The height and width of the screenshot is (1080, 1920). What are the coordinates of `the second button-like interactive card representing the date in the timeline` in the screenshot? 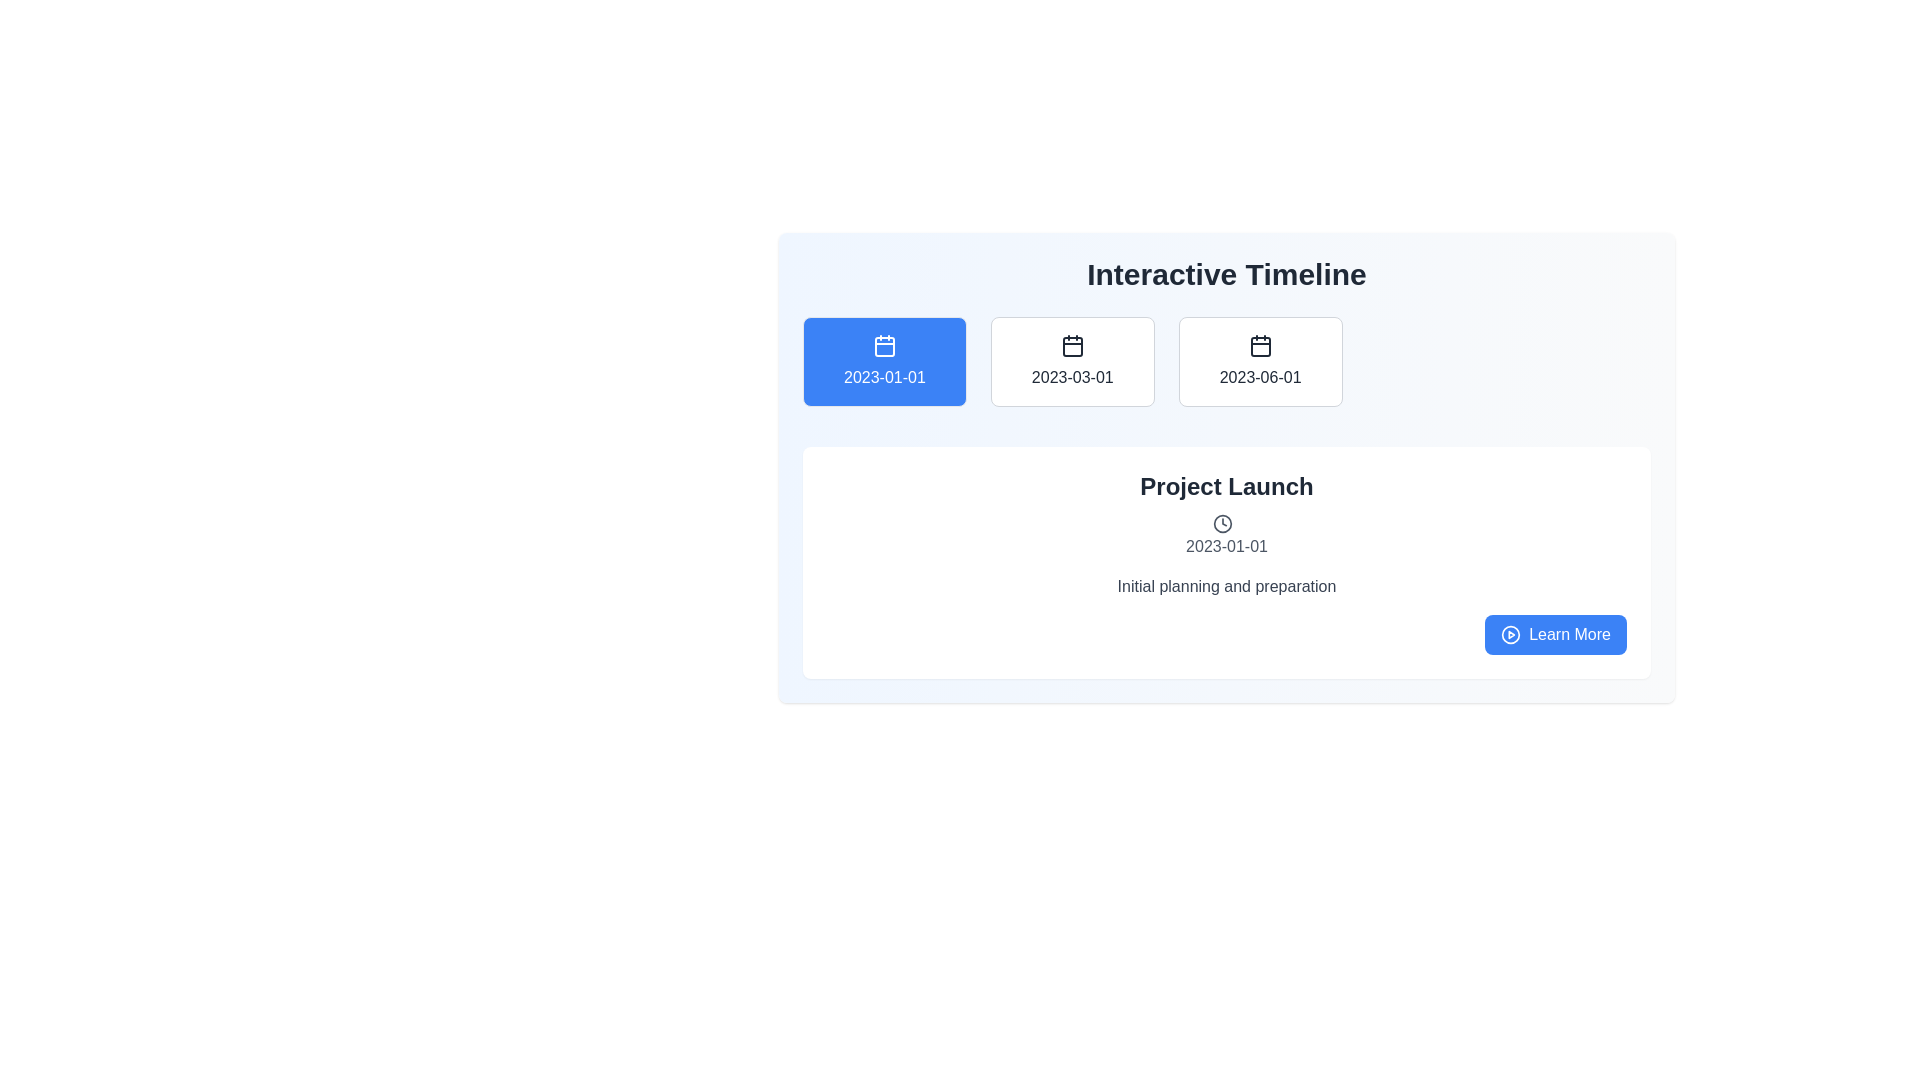 It's located at (1071, 362).